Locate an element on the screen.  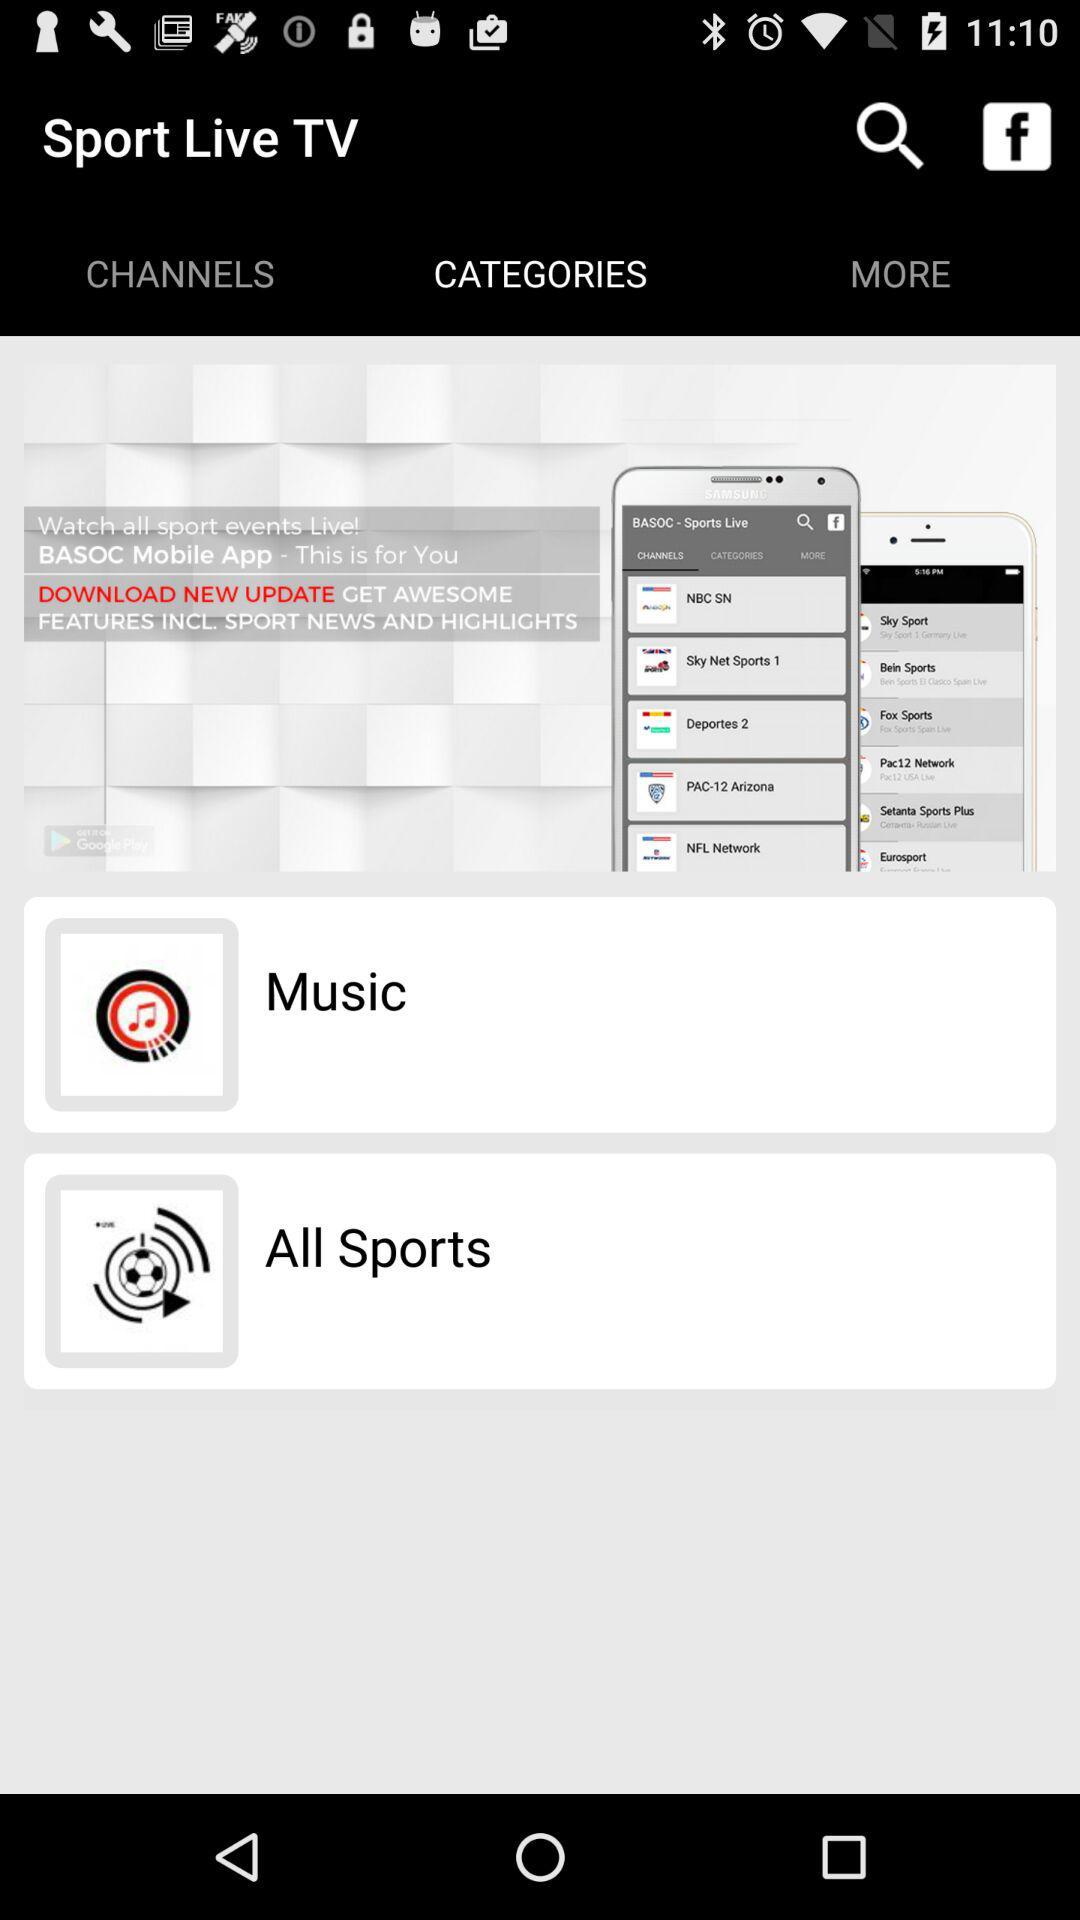
the icon below channels is located at coordinates (540, 617).